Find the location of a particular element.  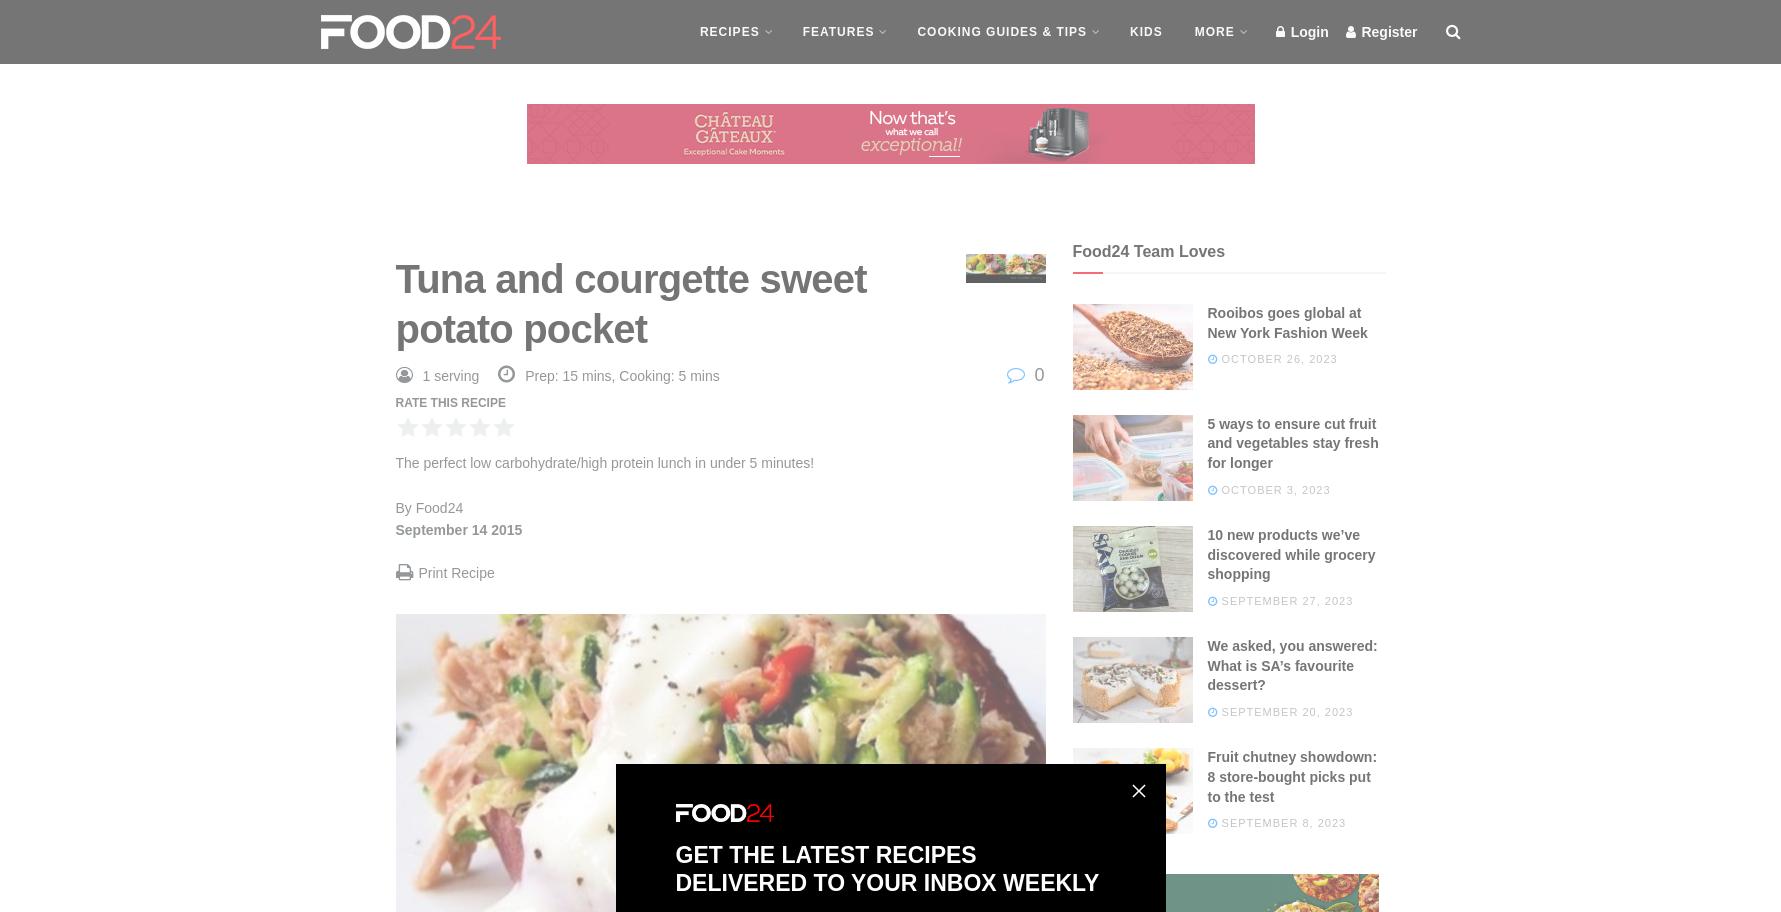

'September 14 2015' is located at coordinates (457, 528).